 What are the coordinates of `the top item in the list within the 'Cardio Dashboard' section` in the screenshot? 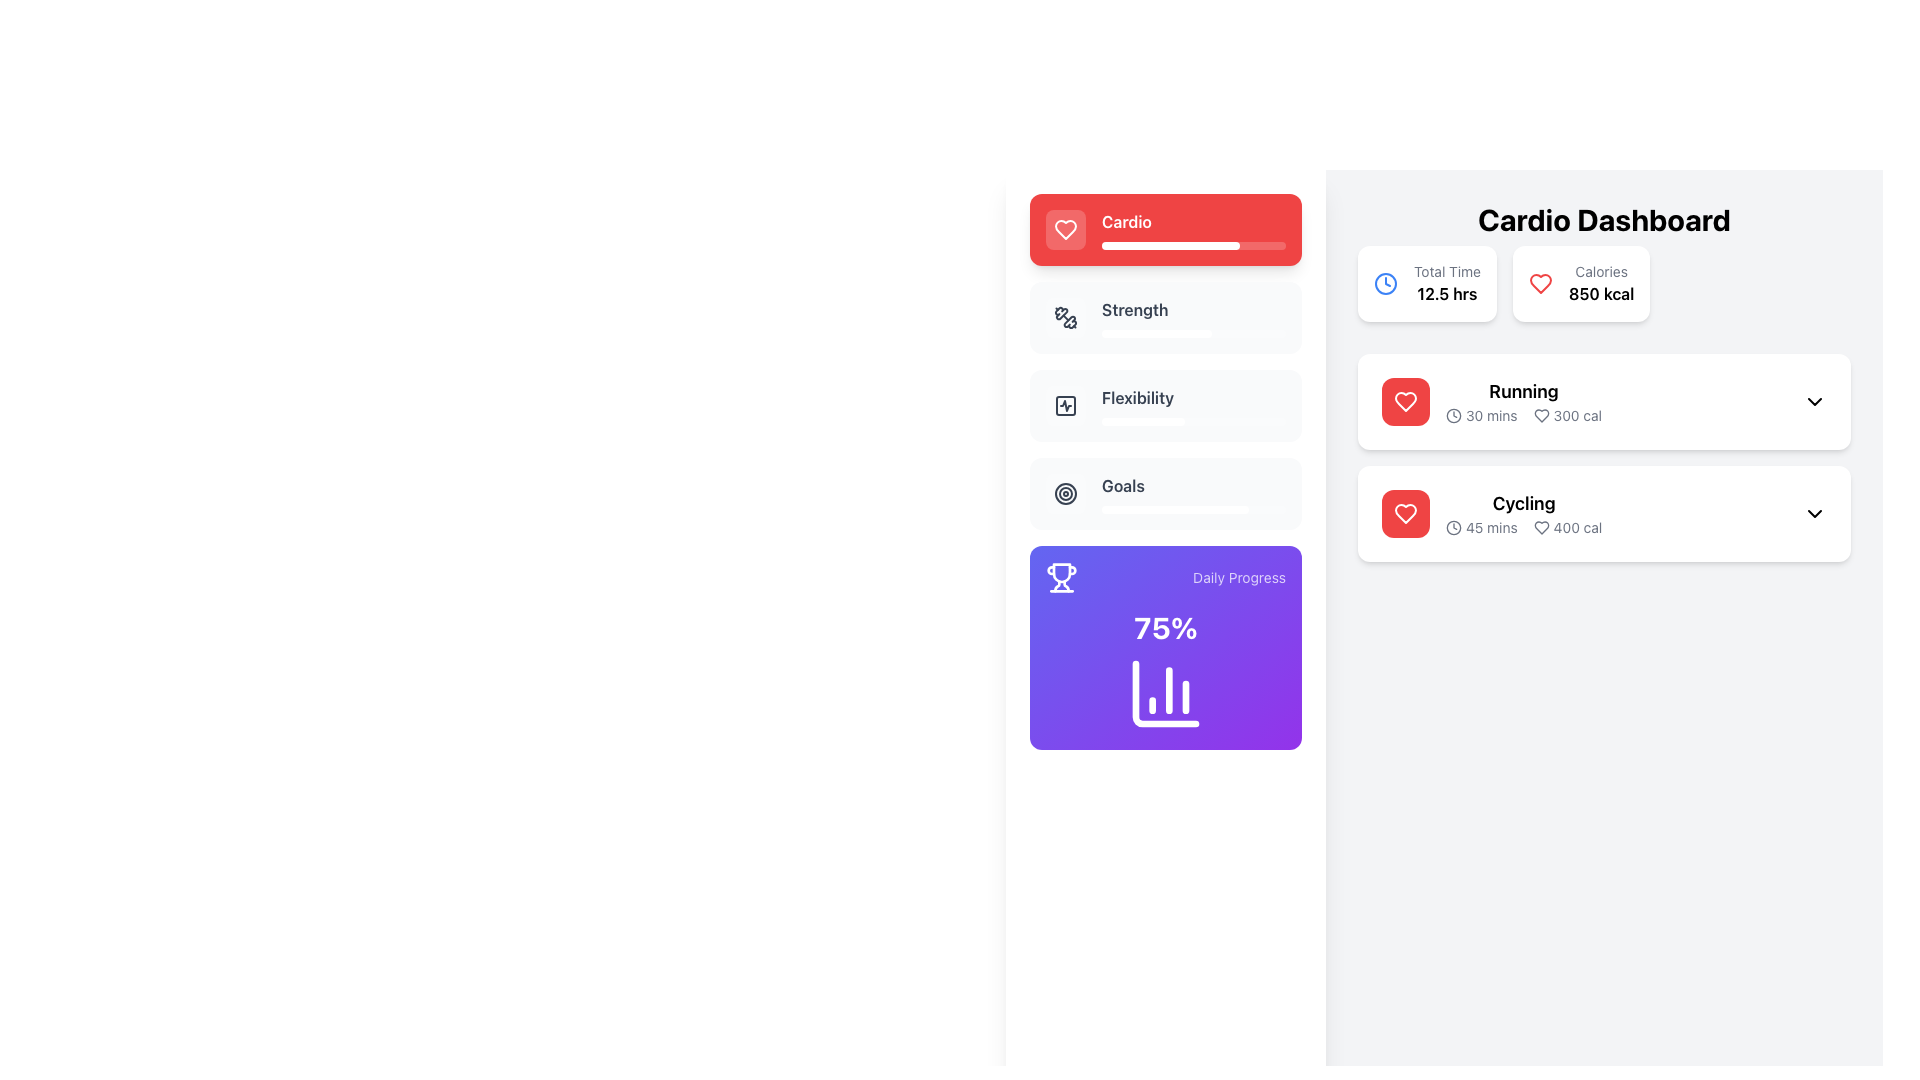 It's located at (1604, 401).